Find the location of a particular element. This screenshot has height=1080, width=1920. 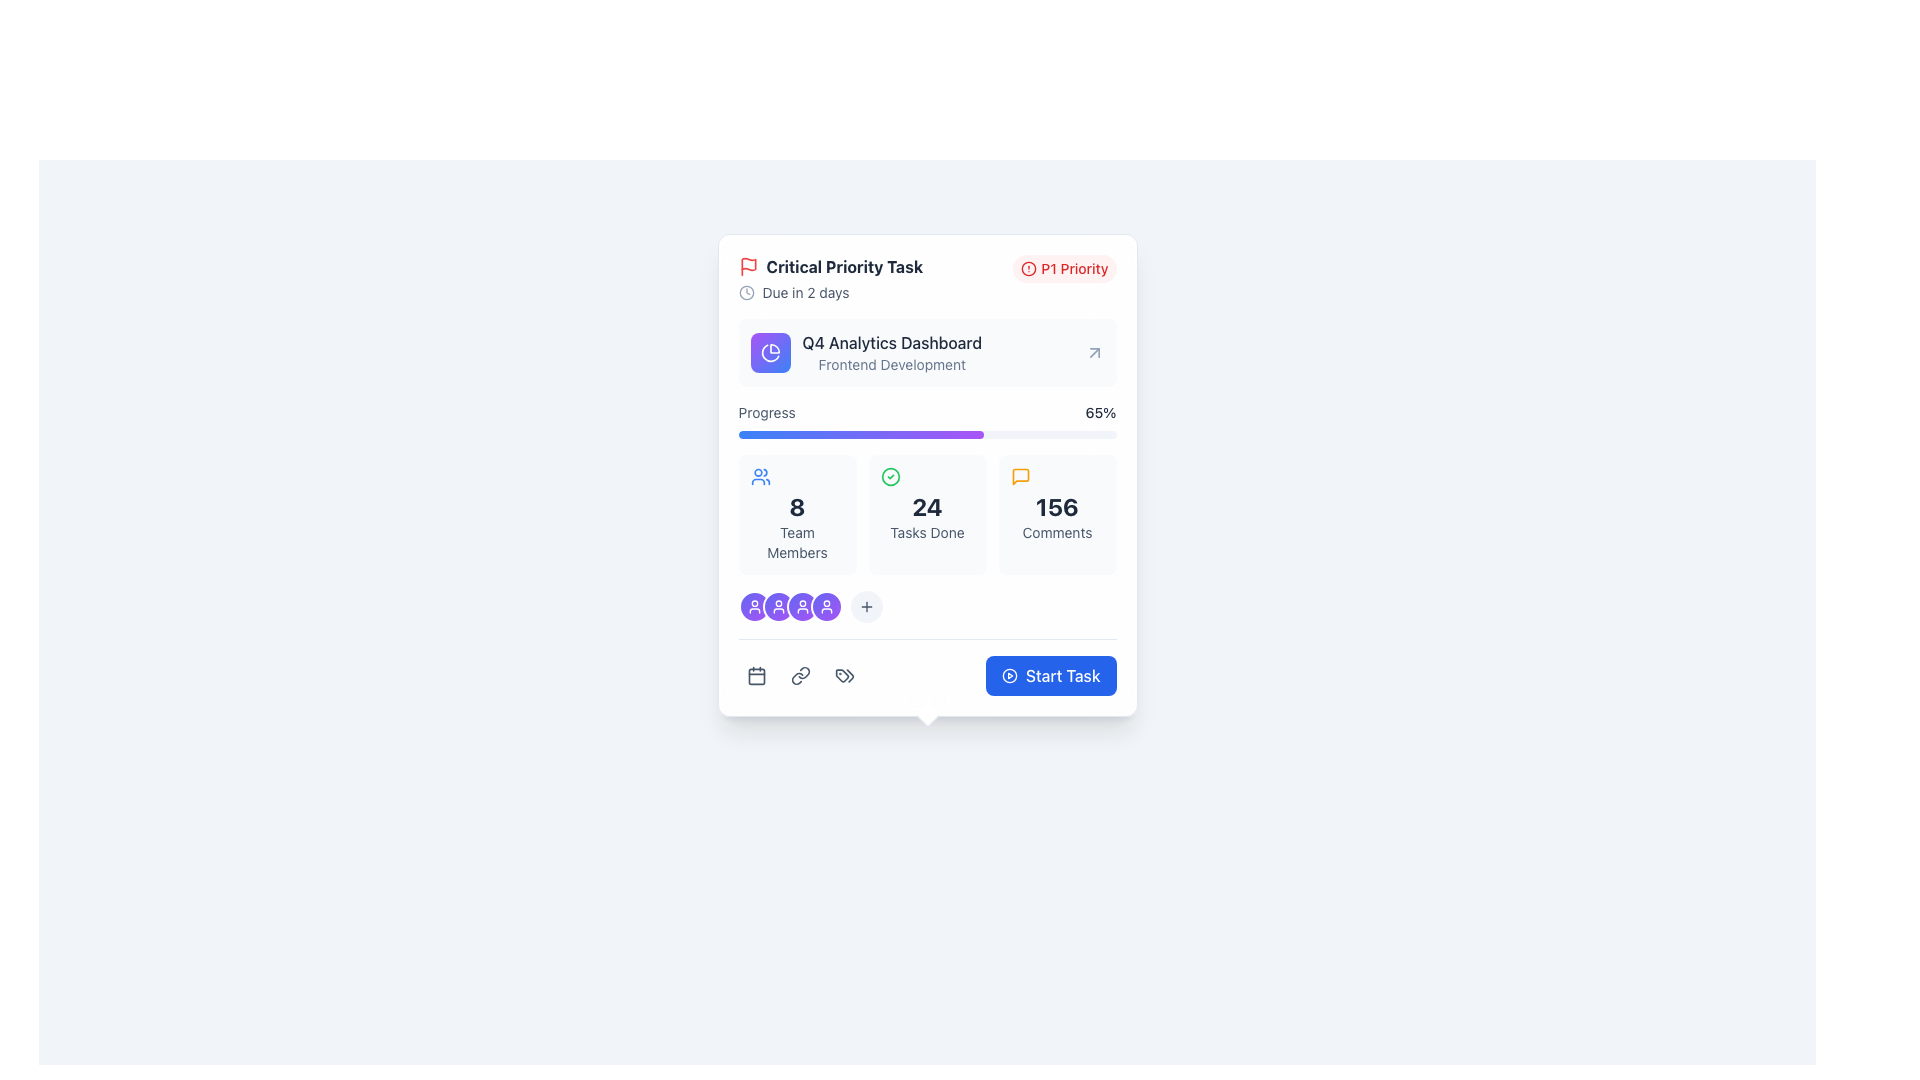

the user profile icon, which is styled with an indigo and purple gradient and located in the lower center area of the card is located at coordinates (826, 605).